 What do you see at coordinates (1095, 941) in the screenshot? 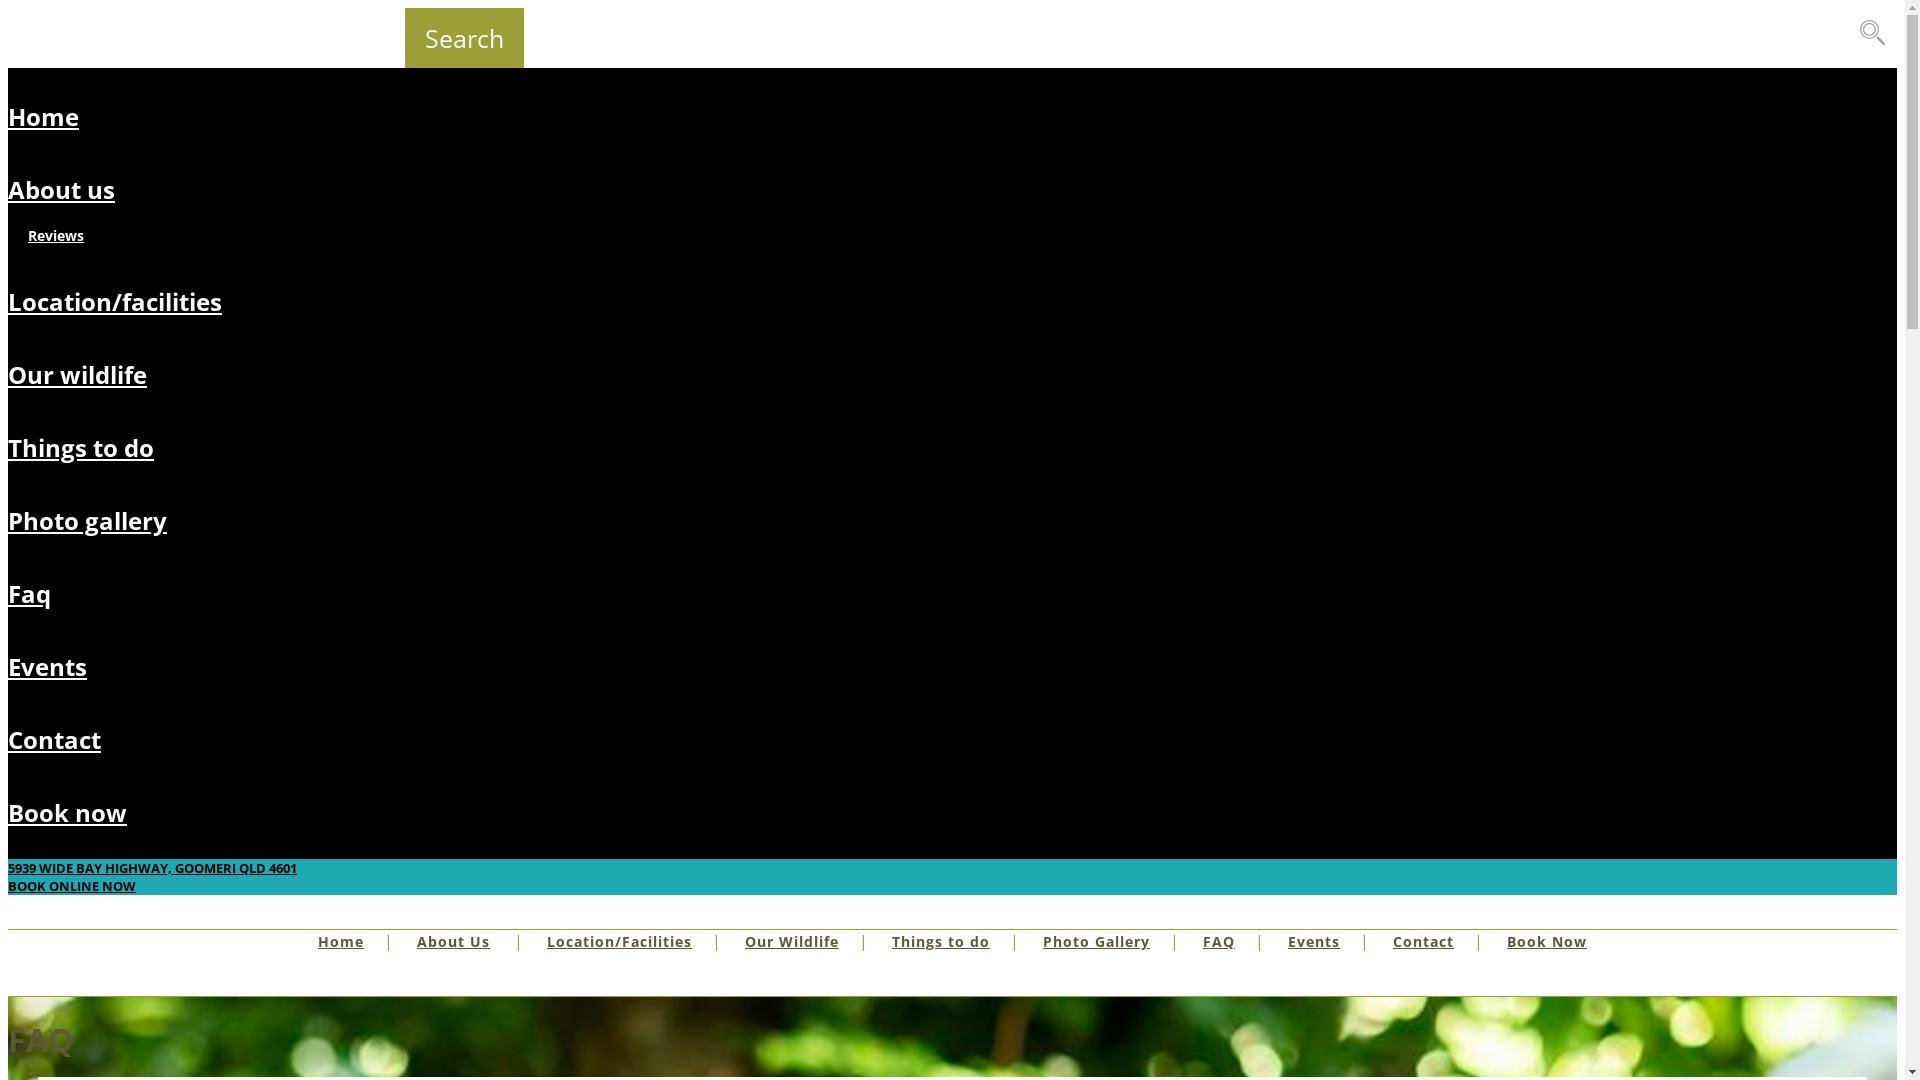
I see `'Photo Gallery'` at bounding box center [1095, 941].